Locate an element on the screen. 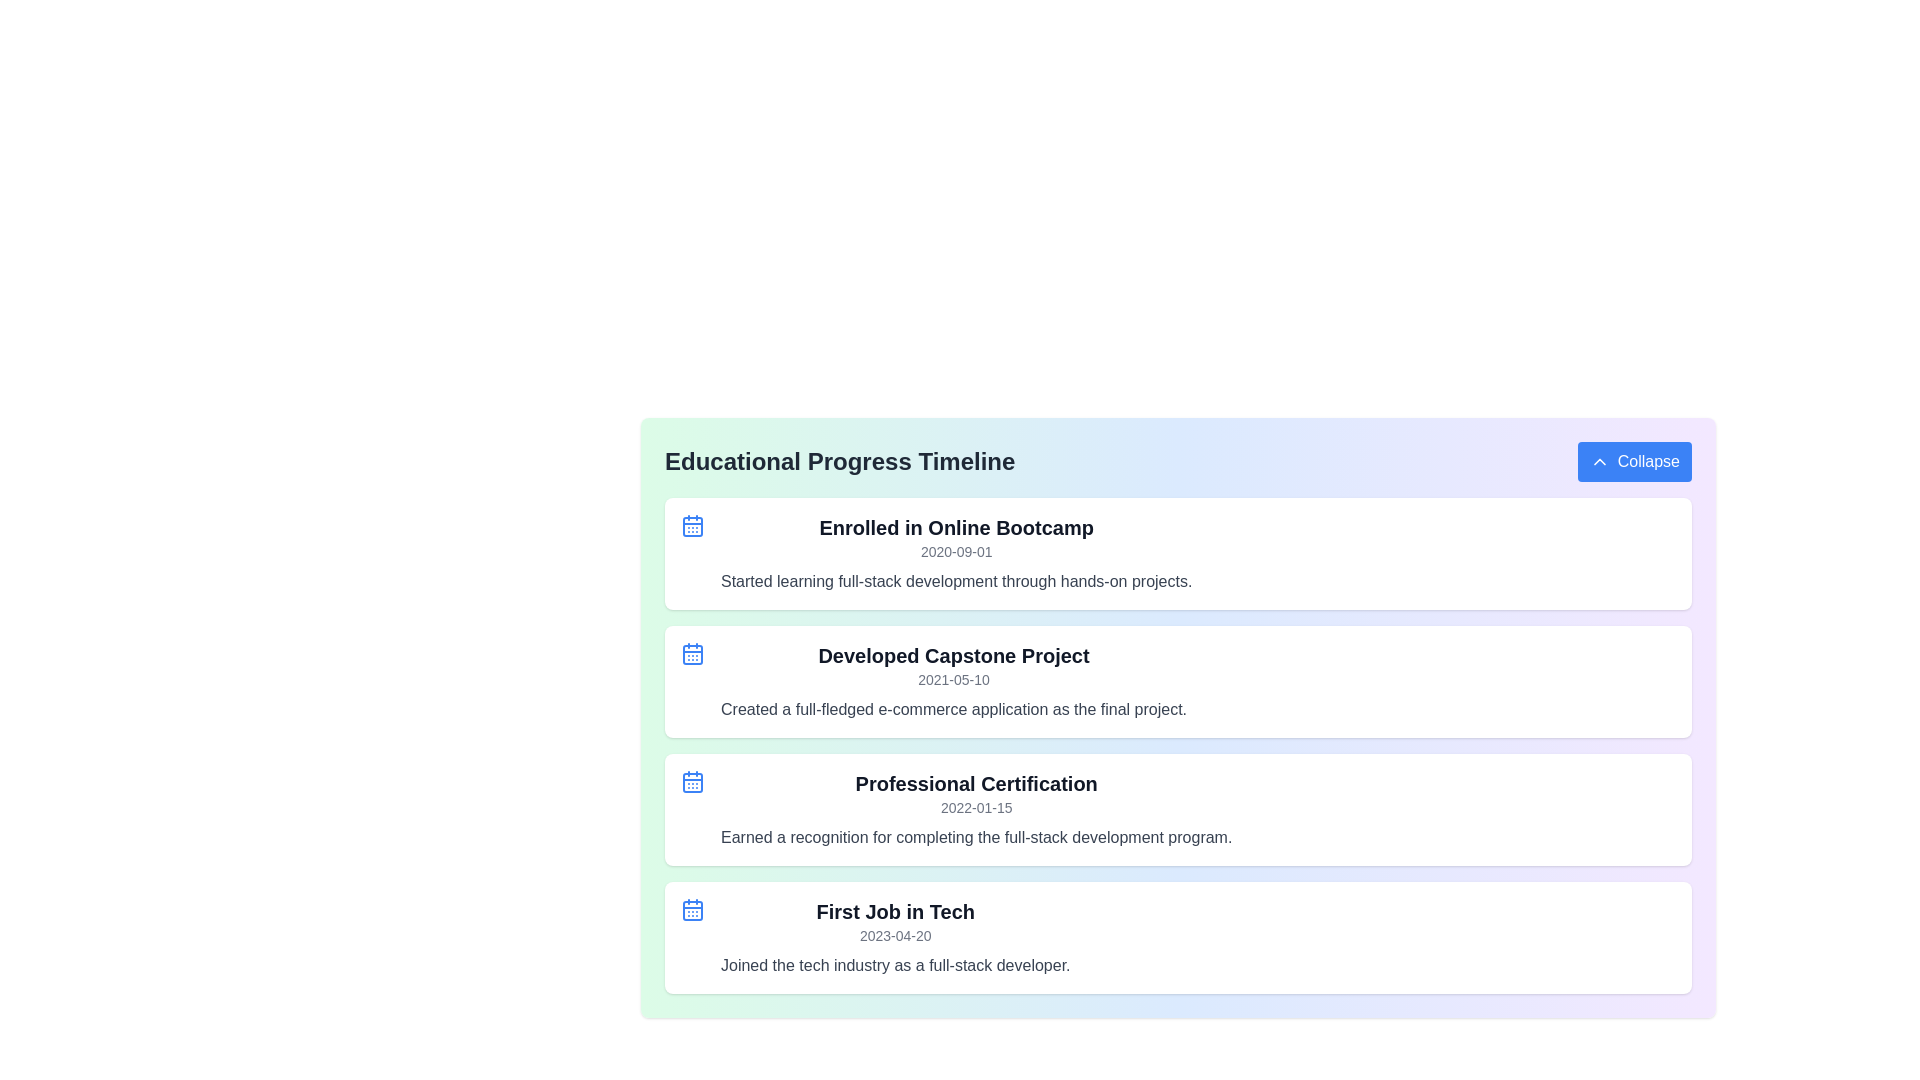 Image resolution: width=1920 pixels, height=1080 pixels. title of the timeline entry that is the second item from the top, positioned below 'Enrolled in Online Bootcamp' and above 'Professional Certification' is located at coordinates (953, 681).